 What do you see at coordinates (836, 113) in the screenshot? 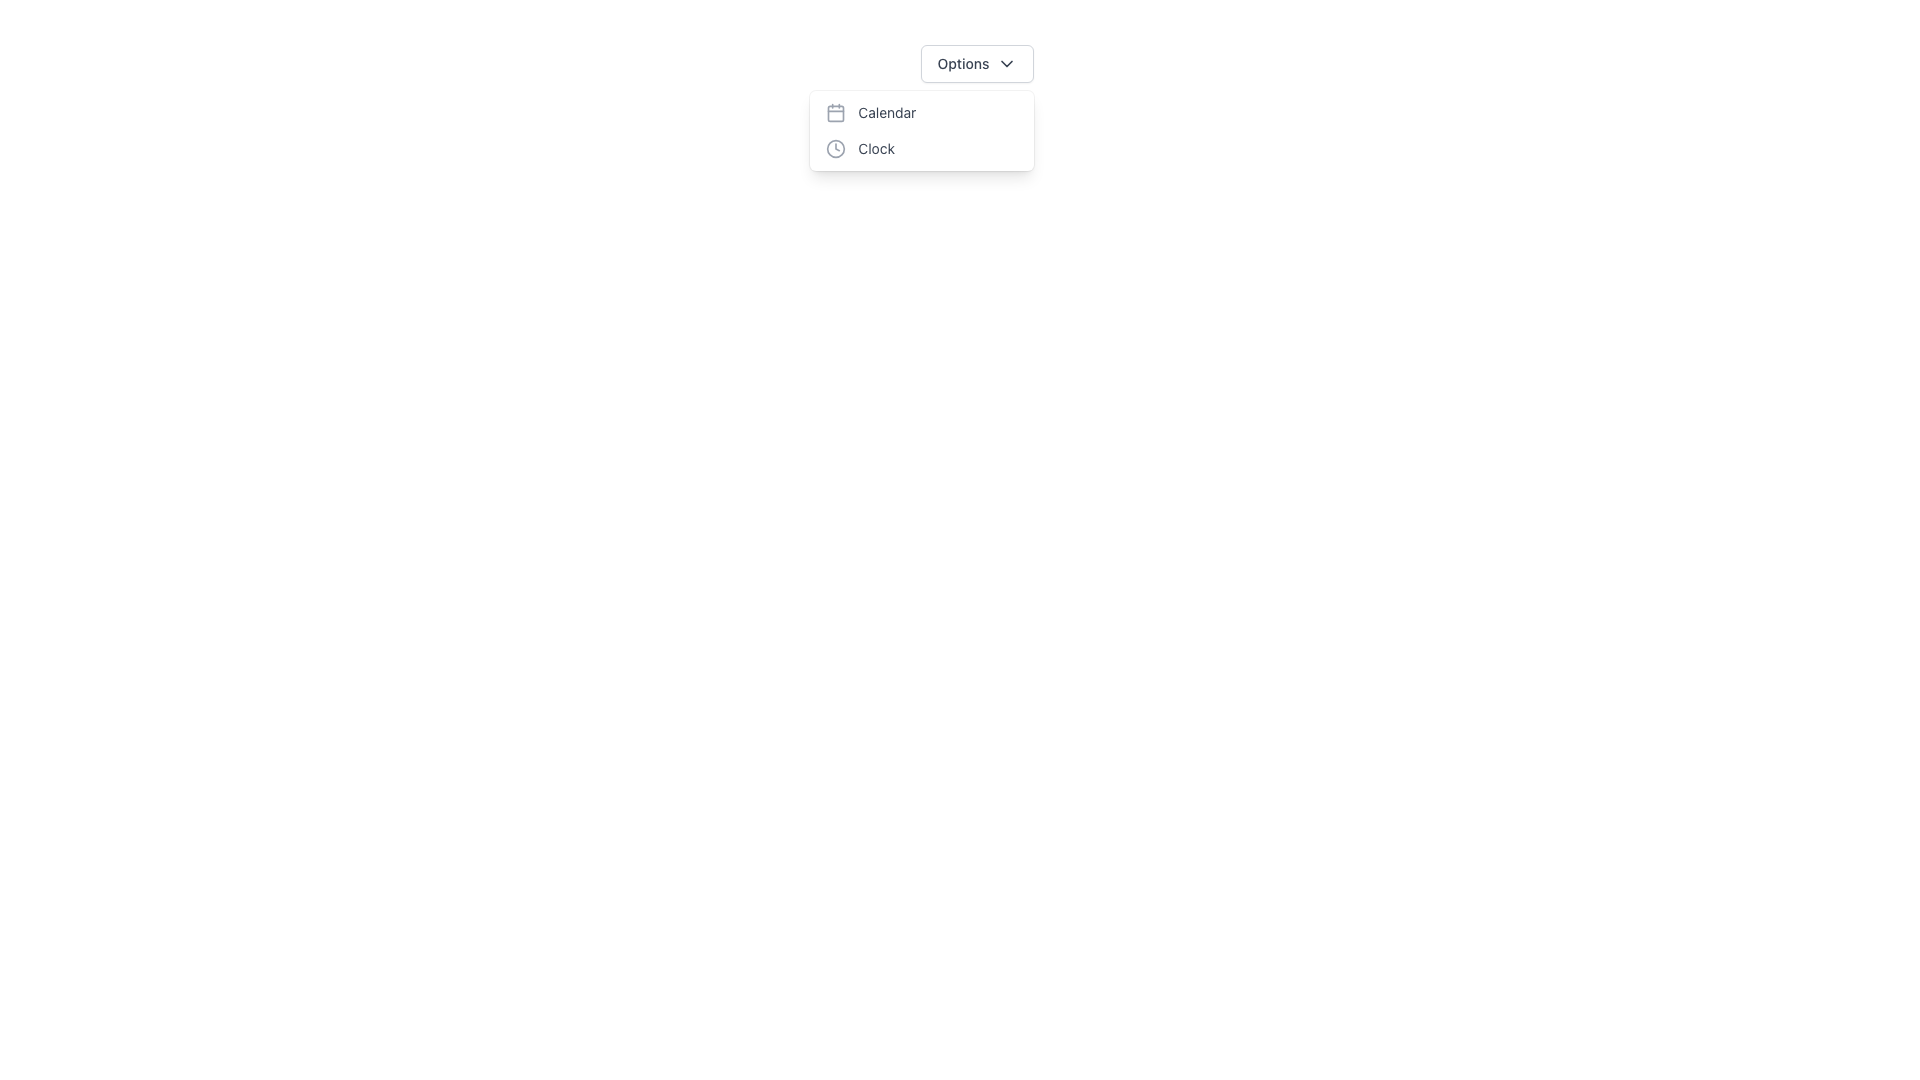
I see `the rectangular icon with a rounded border that is part of the calendar icon next to the 'Calendar' label in the dropdown menu` at bounding box center [836, 113].